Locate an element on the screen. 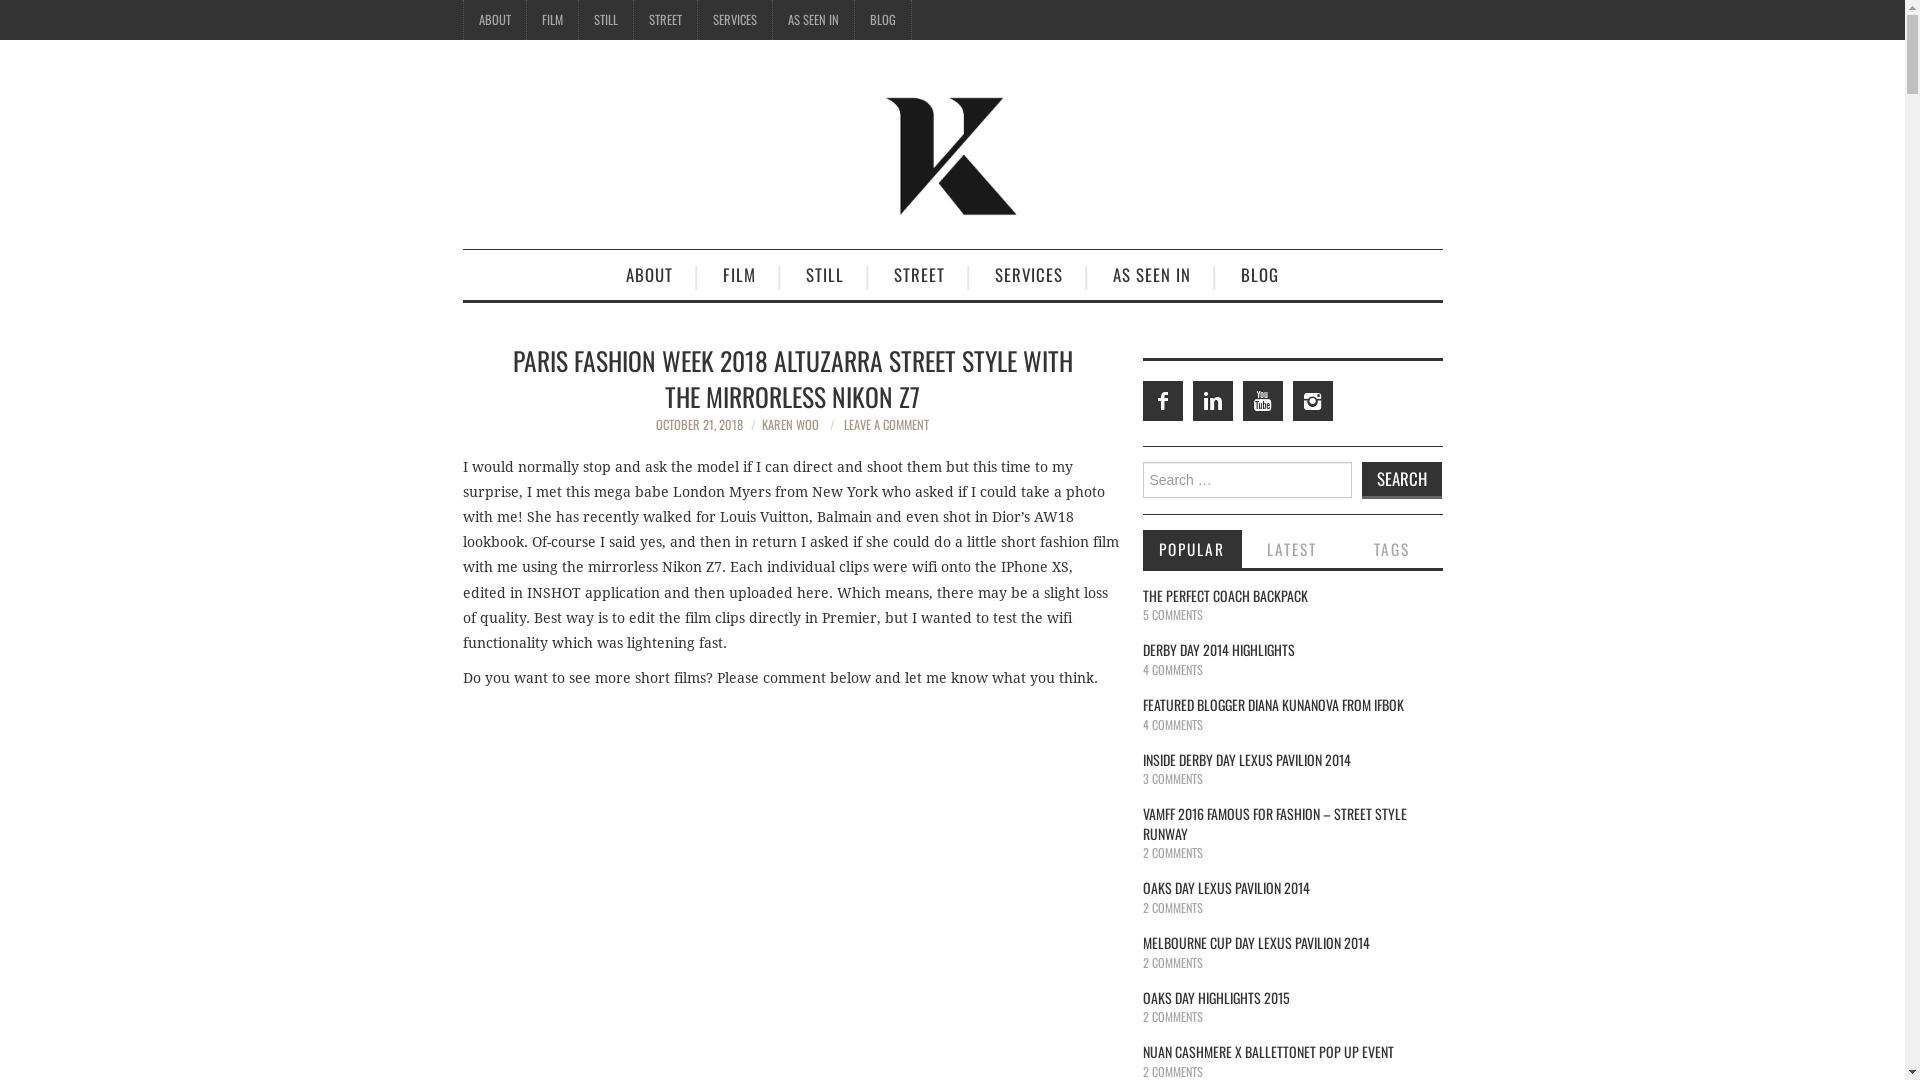 This screenshot has width=1920, height=1080. 'BLOG' is located at coordinates (1258, 274).